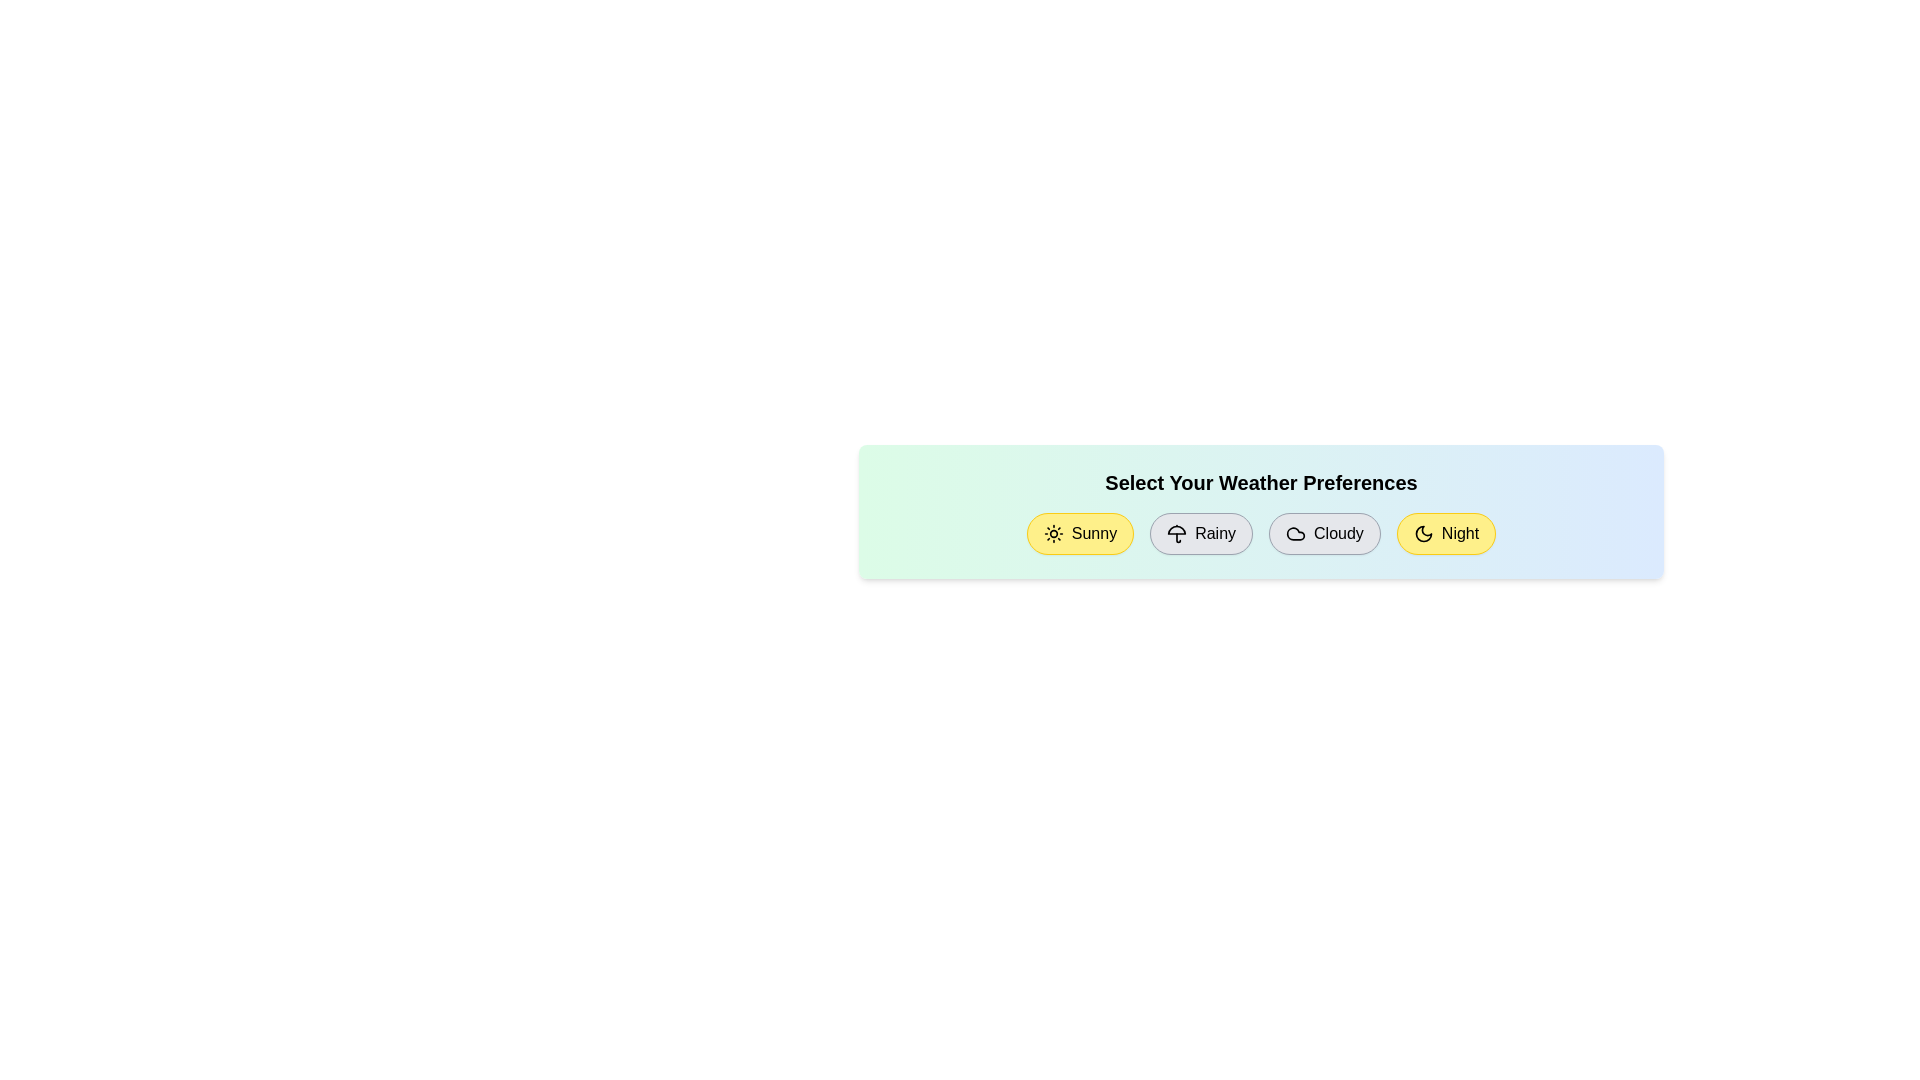  What do you see at coordinates (1079, 532) in the screenshot?
I see `the weather chip corresponding to Sunny` at bounding box center [1079, 532].